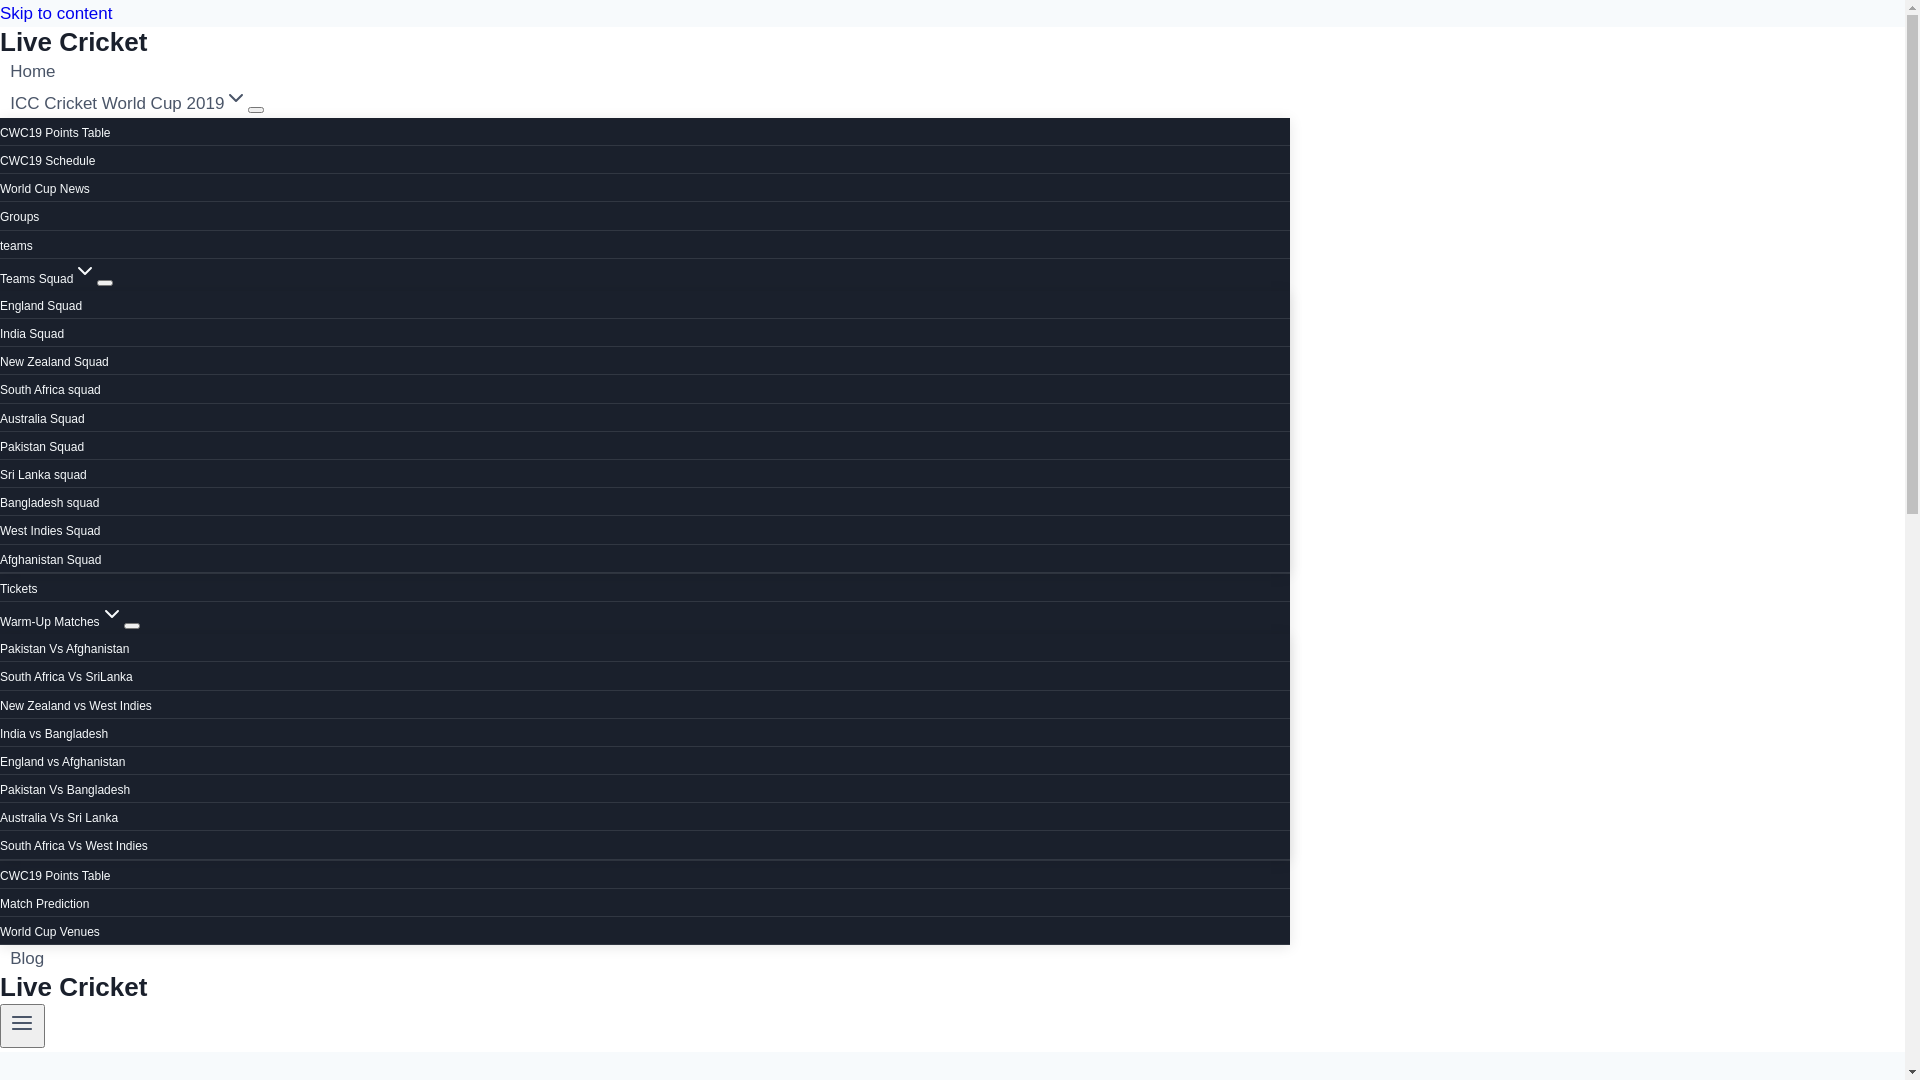 Image resolution: width=1920 pixels, height=1080 pixels. Describe the element at coordinates (44, 189) in the screenshot. I see `'World Cup News'` at that location.